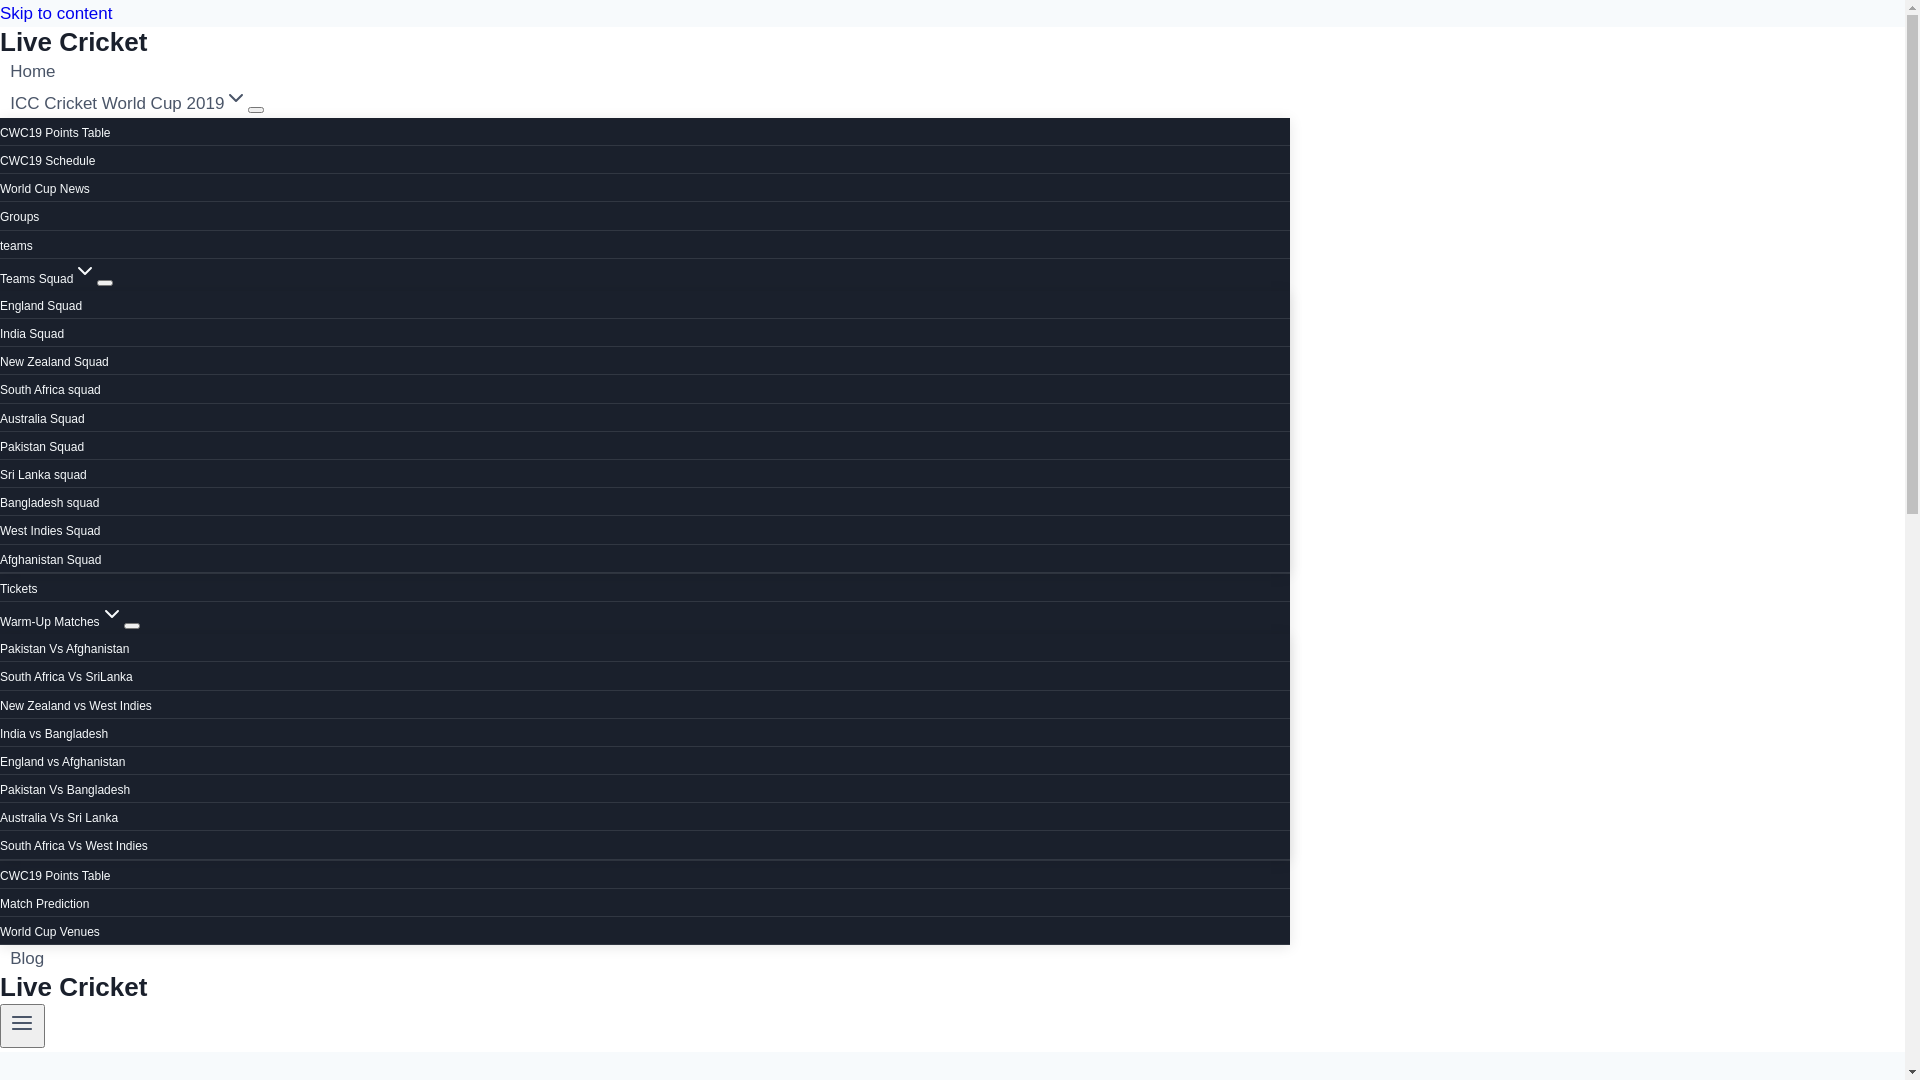 Image resolution: width=1920 pixels, height=1080 pixels. Describe the element at coordinates (44, 189) in the screenshot. I see `'World Cup News'` at that location.